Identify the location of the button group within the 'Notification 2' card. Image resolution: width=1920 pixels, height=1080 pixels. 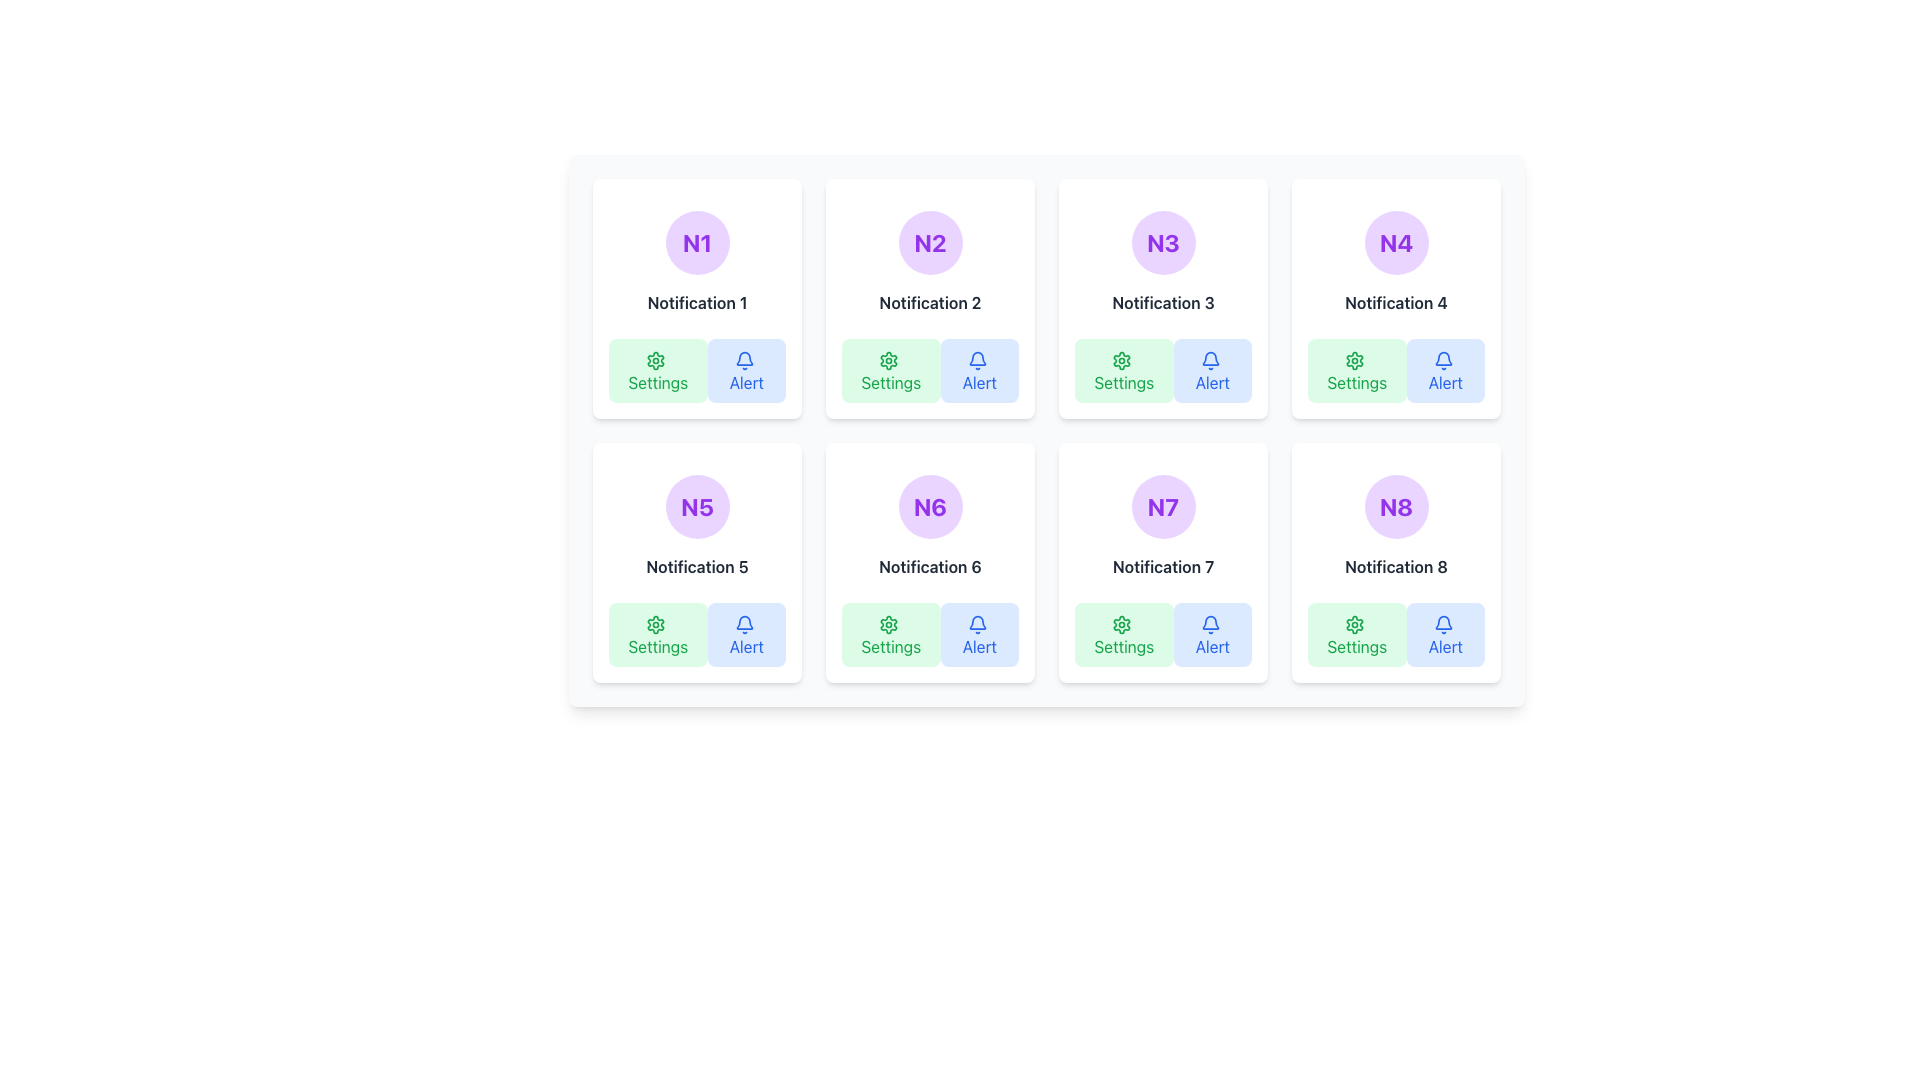
(929, 370).